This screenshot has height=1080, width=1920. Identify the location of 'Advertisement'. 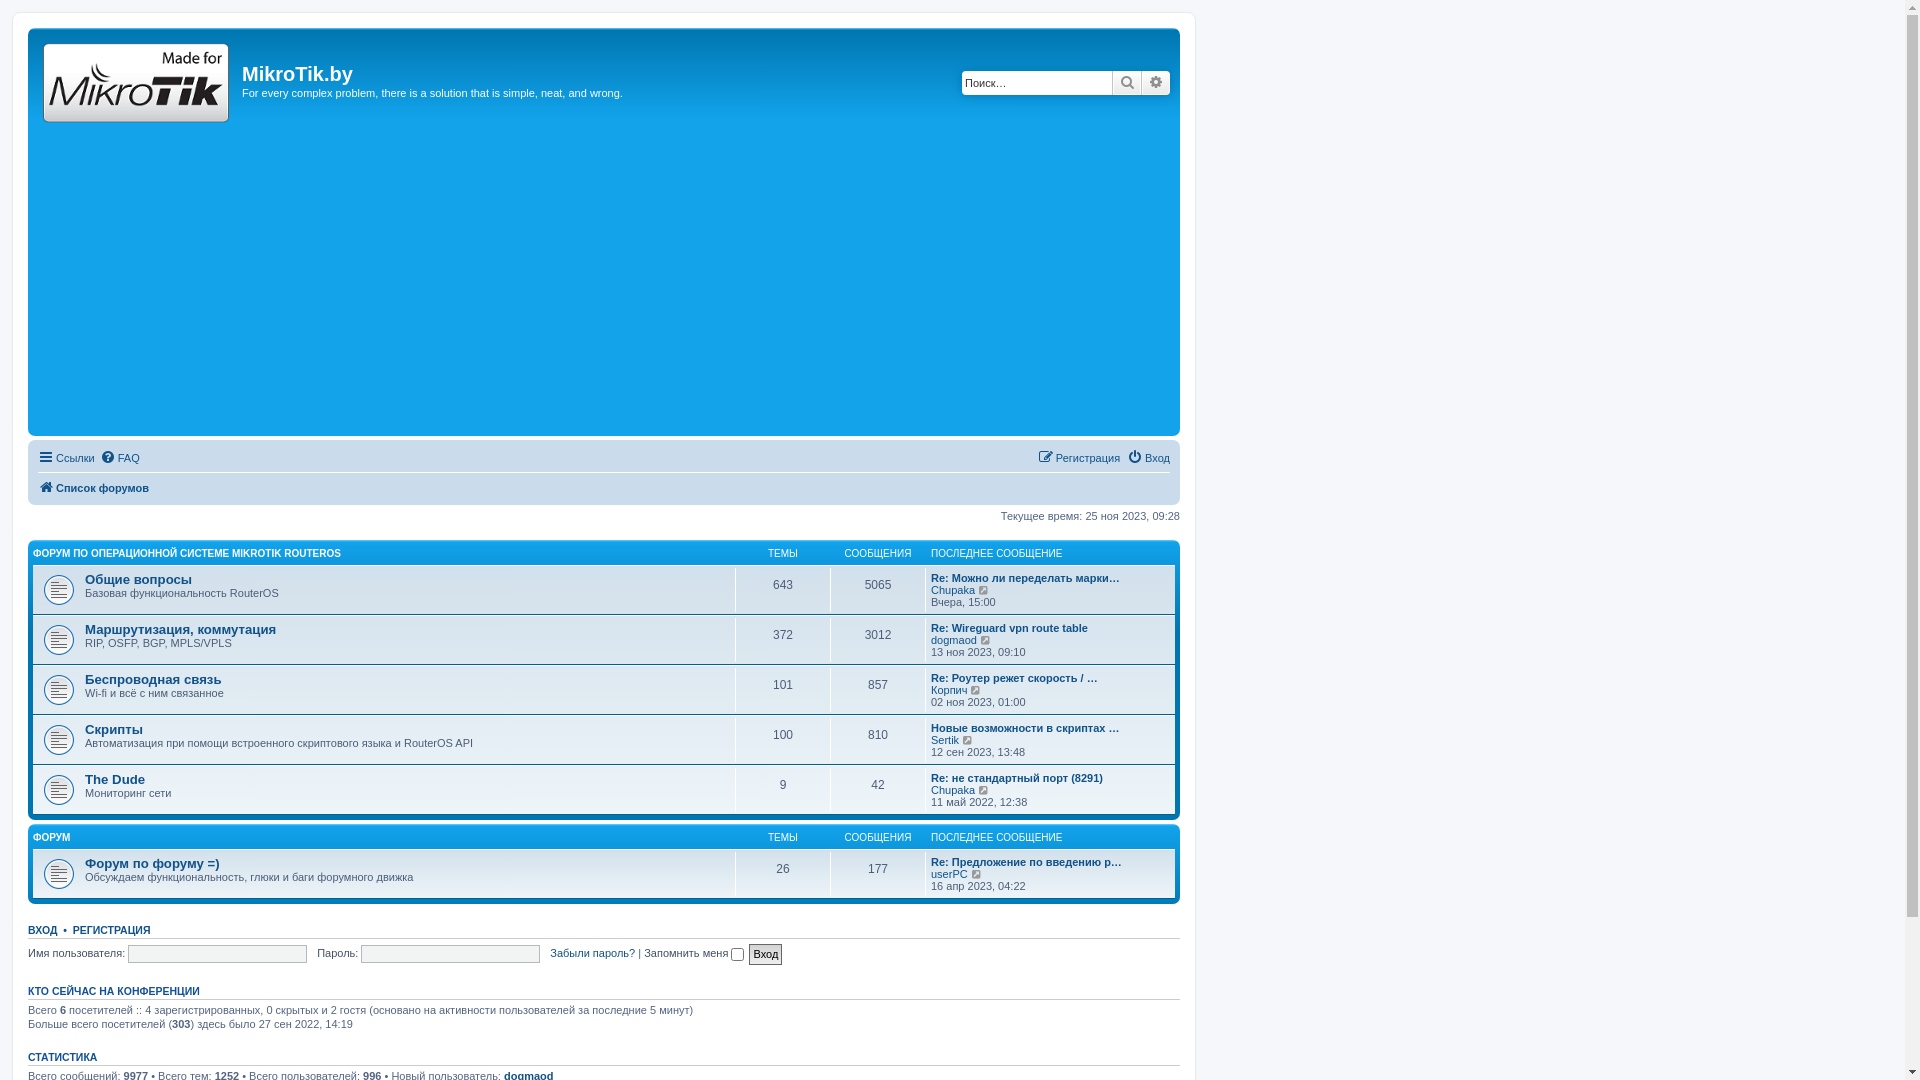
(603, 281).